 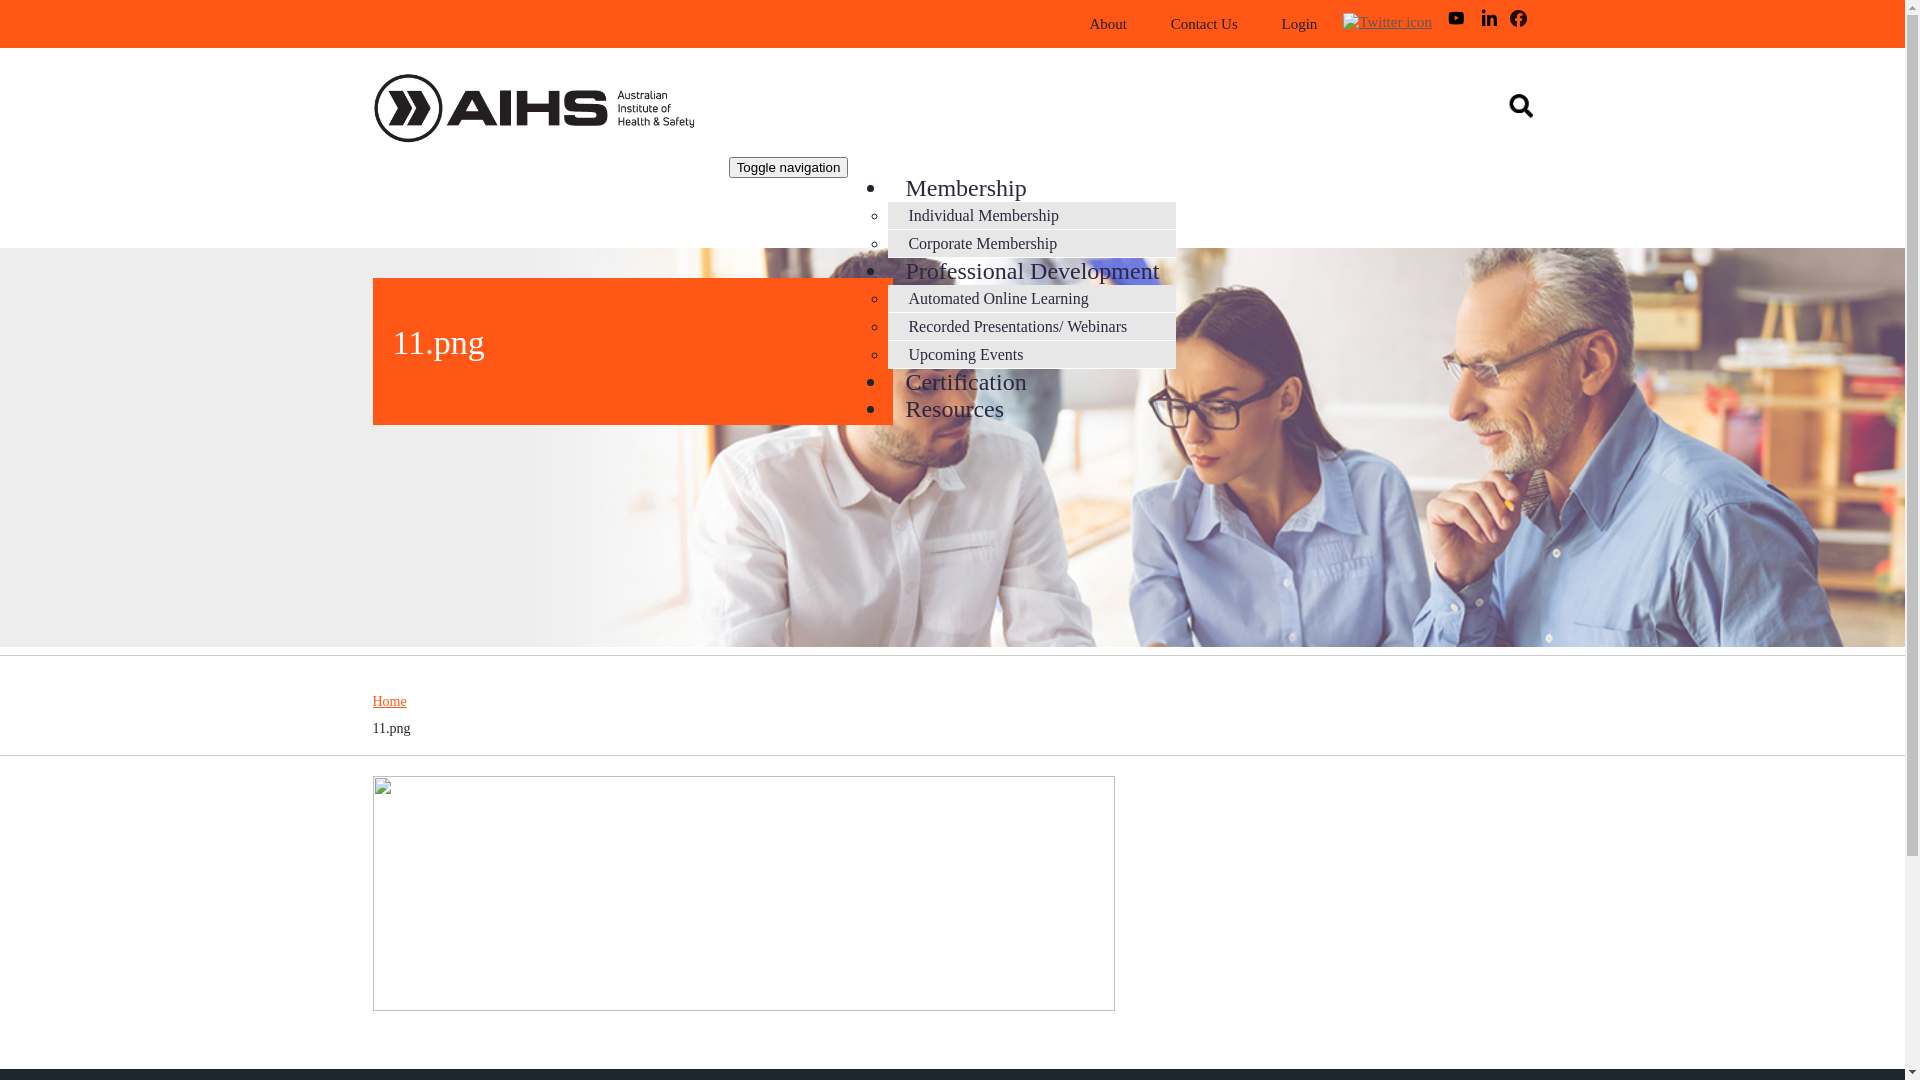 I want to click on 'Skip to main content', so click(x=66, y=0).